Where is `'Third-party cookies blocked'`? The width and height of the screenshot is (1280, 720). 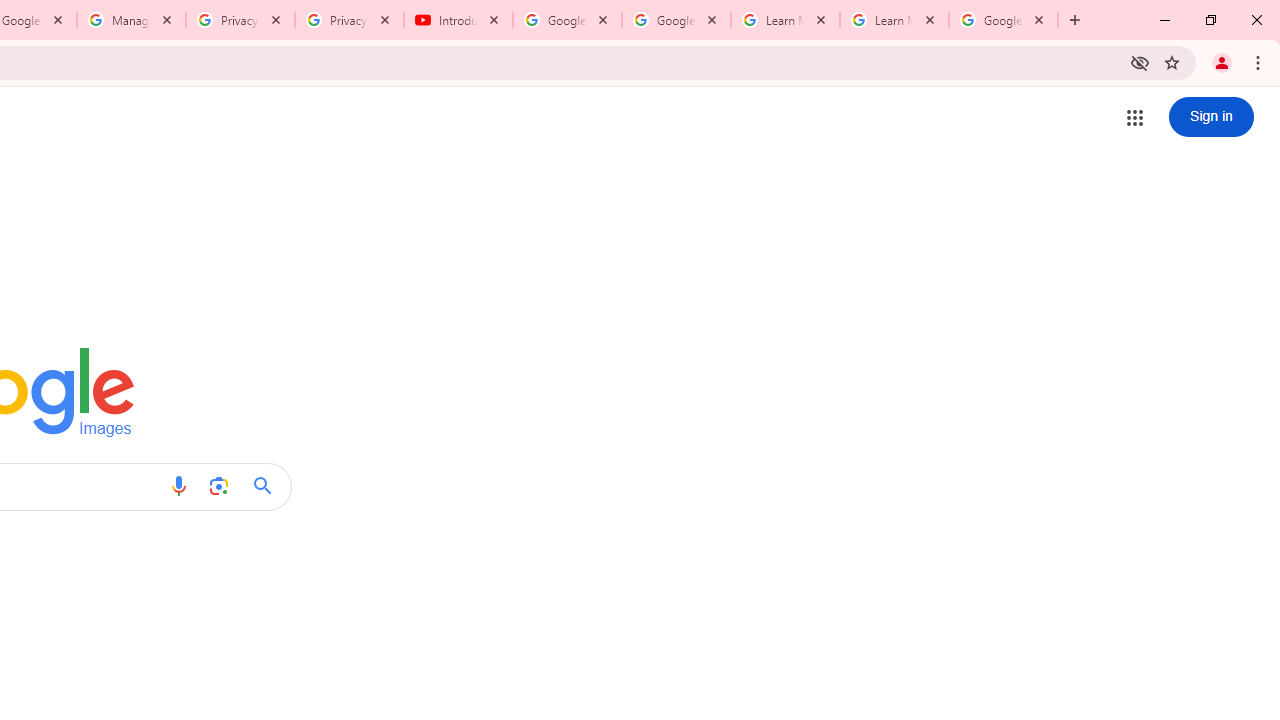 'Third-party cookies blocked' is located at coordinates (1139, 61).